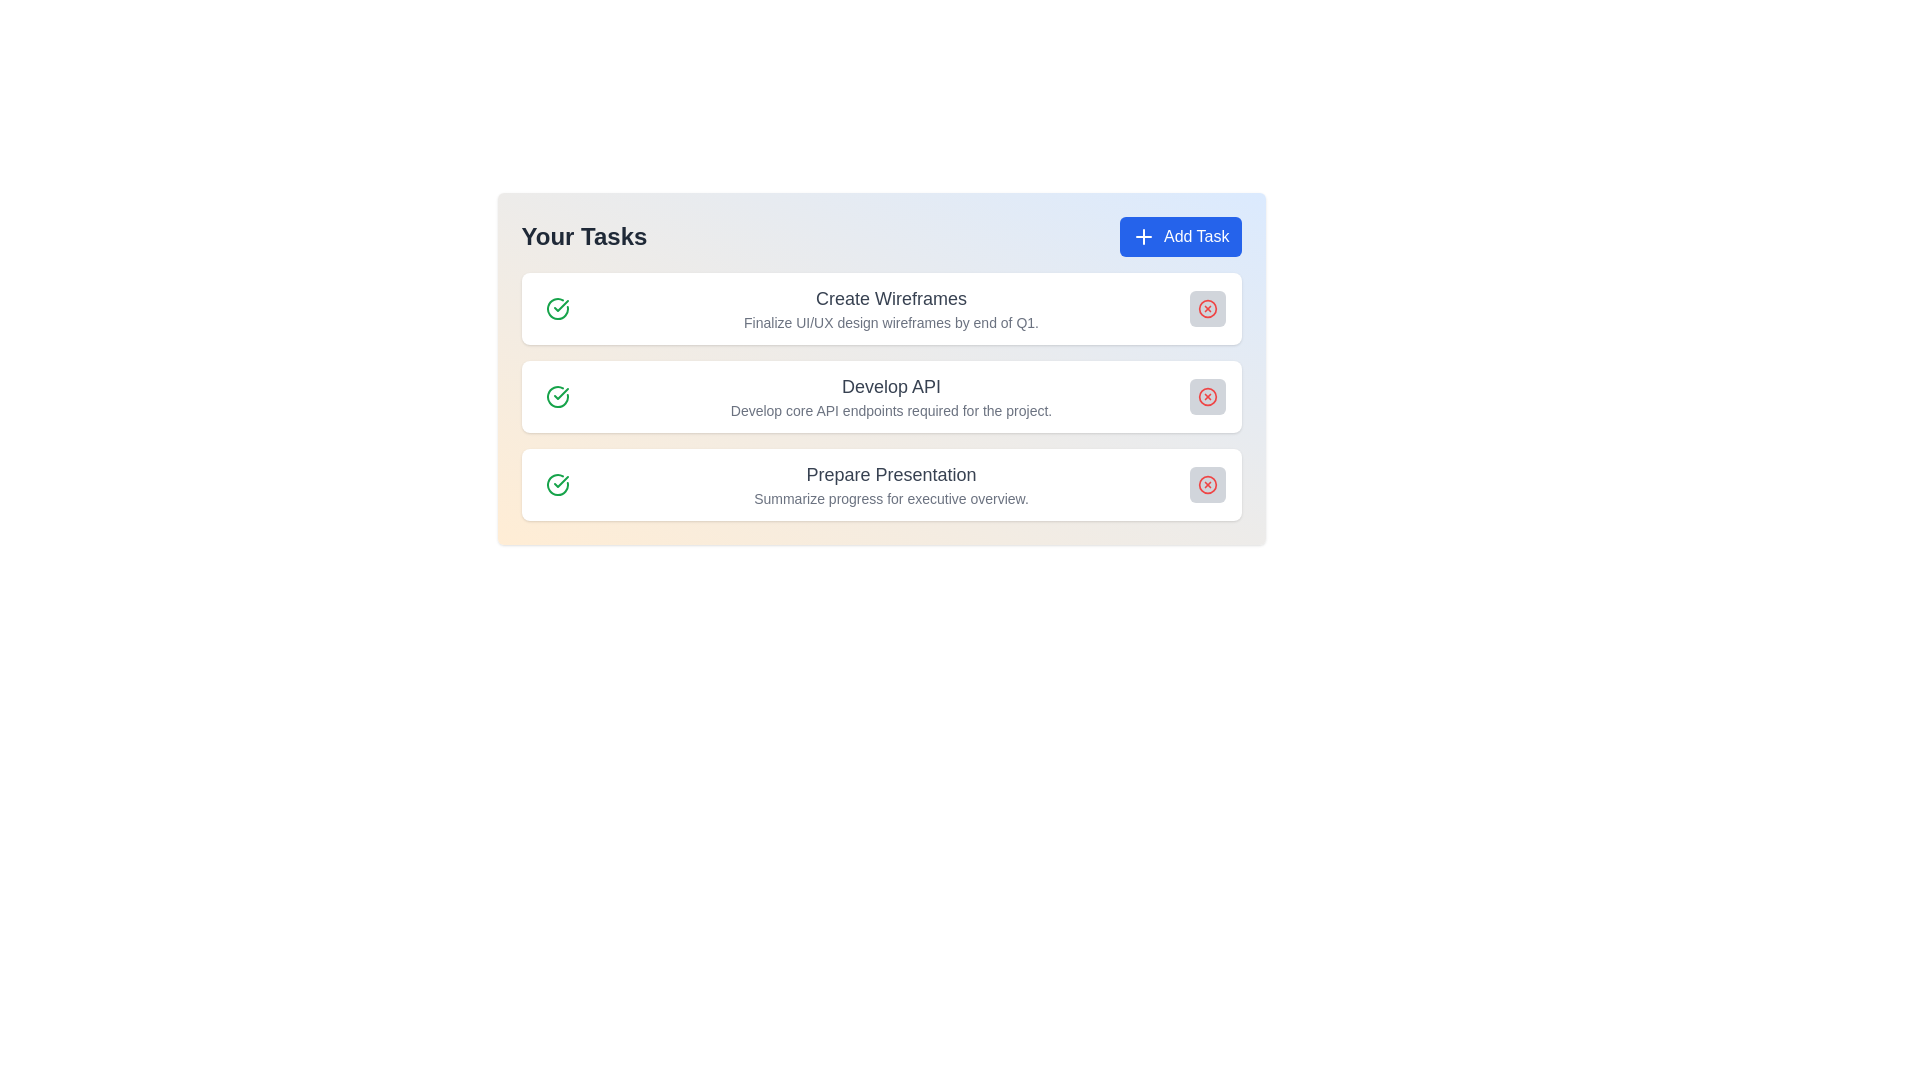 The image size is (1920, 1080). What do you see at coordinates (1206, 397) in the screenshot?
I see `the circular gray button with a red 'X' icon, which is the last 'remove' button associated with the task titled 'Develop API', to change its background color` at bounding box center [1206, 397].